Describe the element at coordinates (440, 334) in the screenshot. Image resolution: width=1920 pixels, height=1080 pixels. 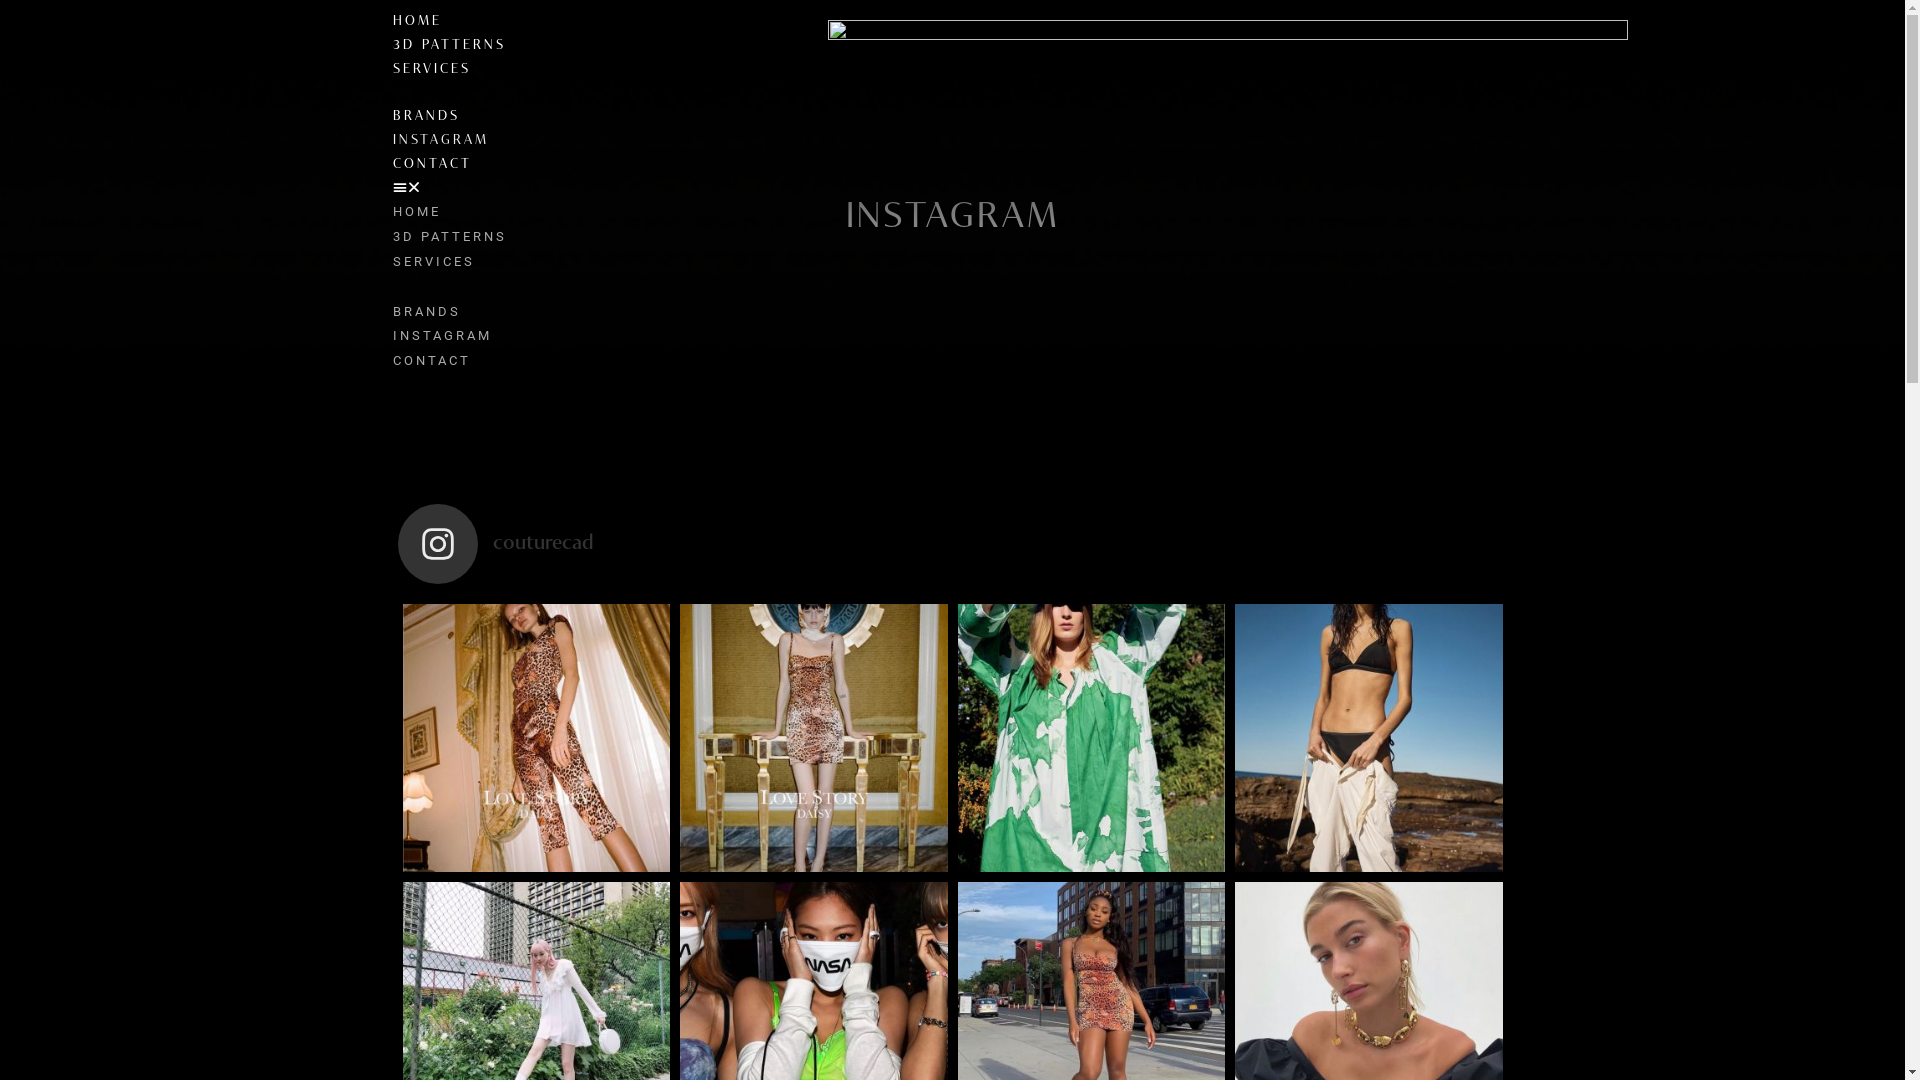
I see `'INSTAGRAM'` at that location.